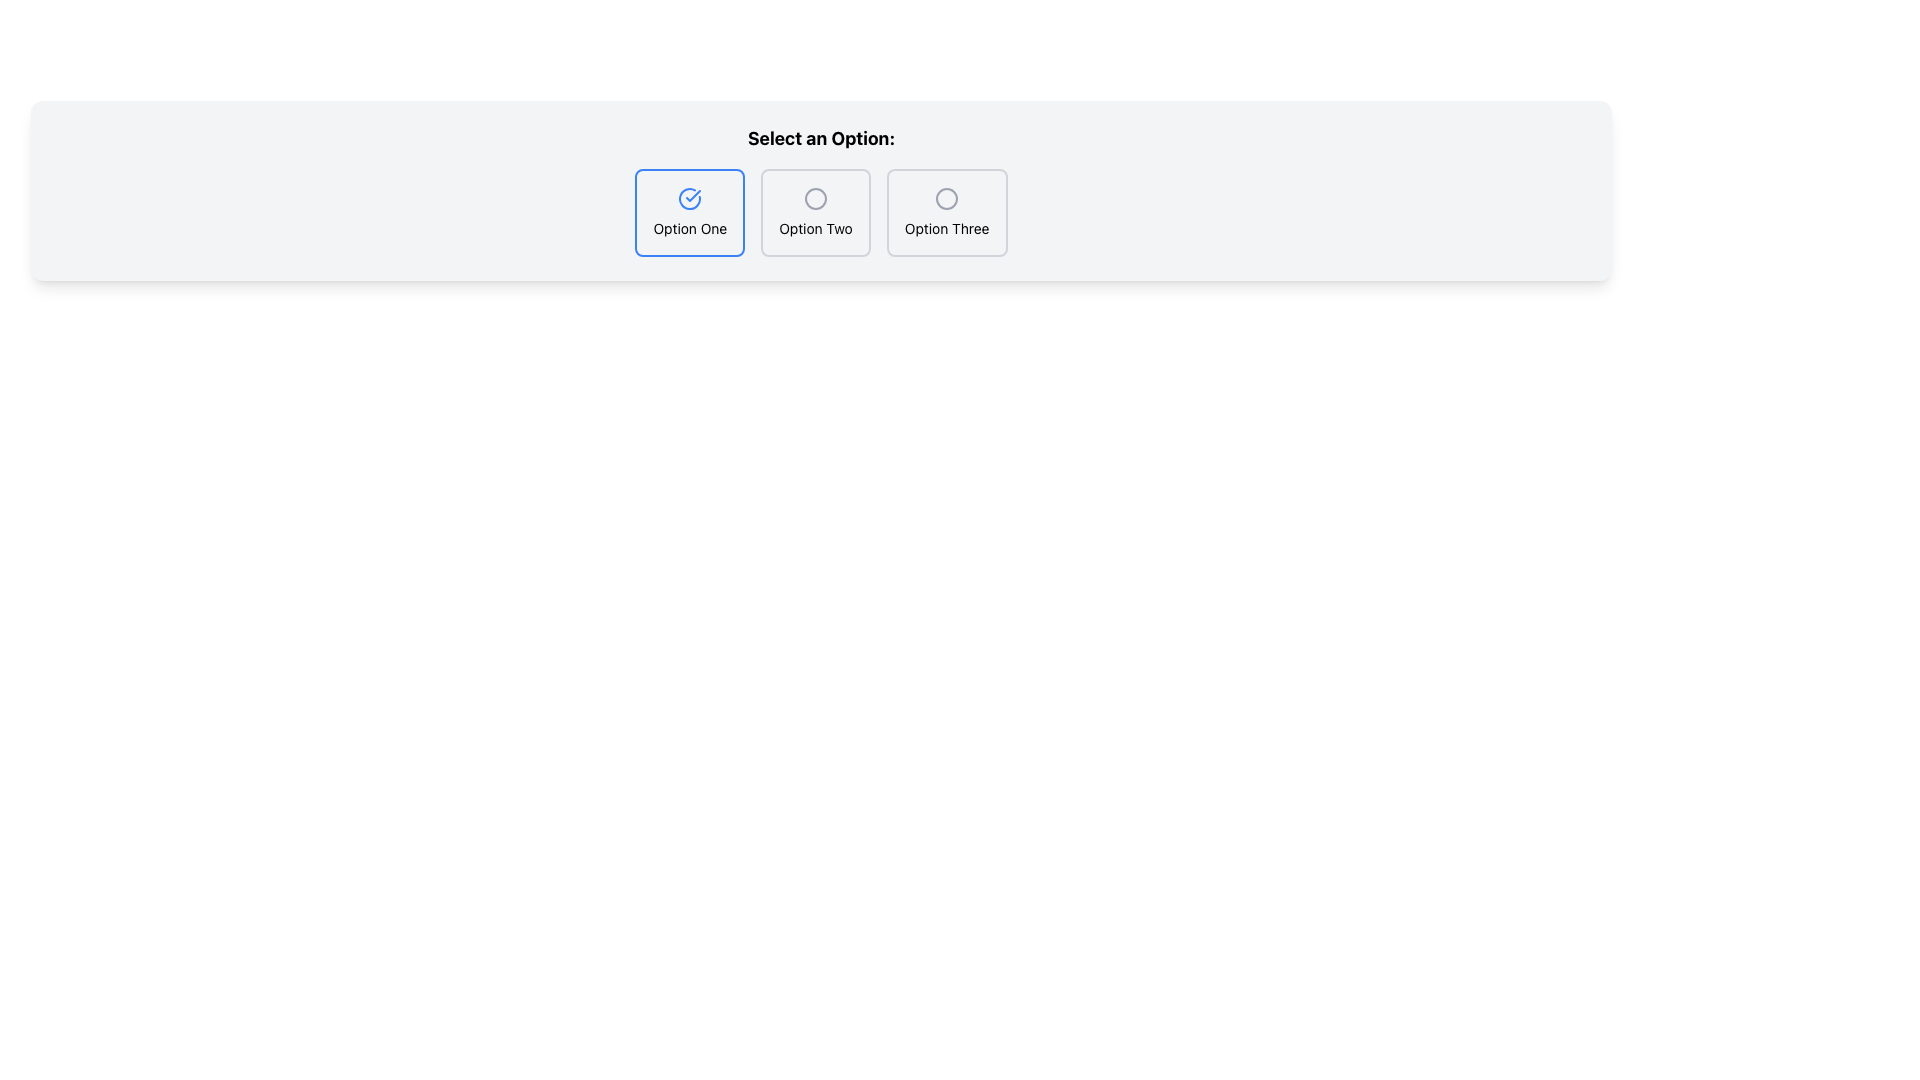  Describe the element at coordinates (945, 199) in the screenshot. I see `the circular icon with a gray border that serves as a selection marker for 'Option Three' under the 'Select an Option:' header` at that location.